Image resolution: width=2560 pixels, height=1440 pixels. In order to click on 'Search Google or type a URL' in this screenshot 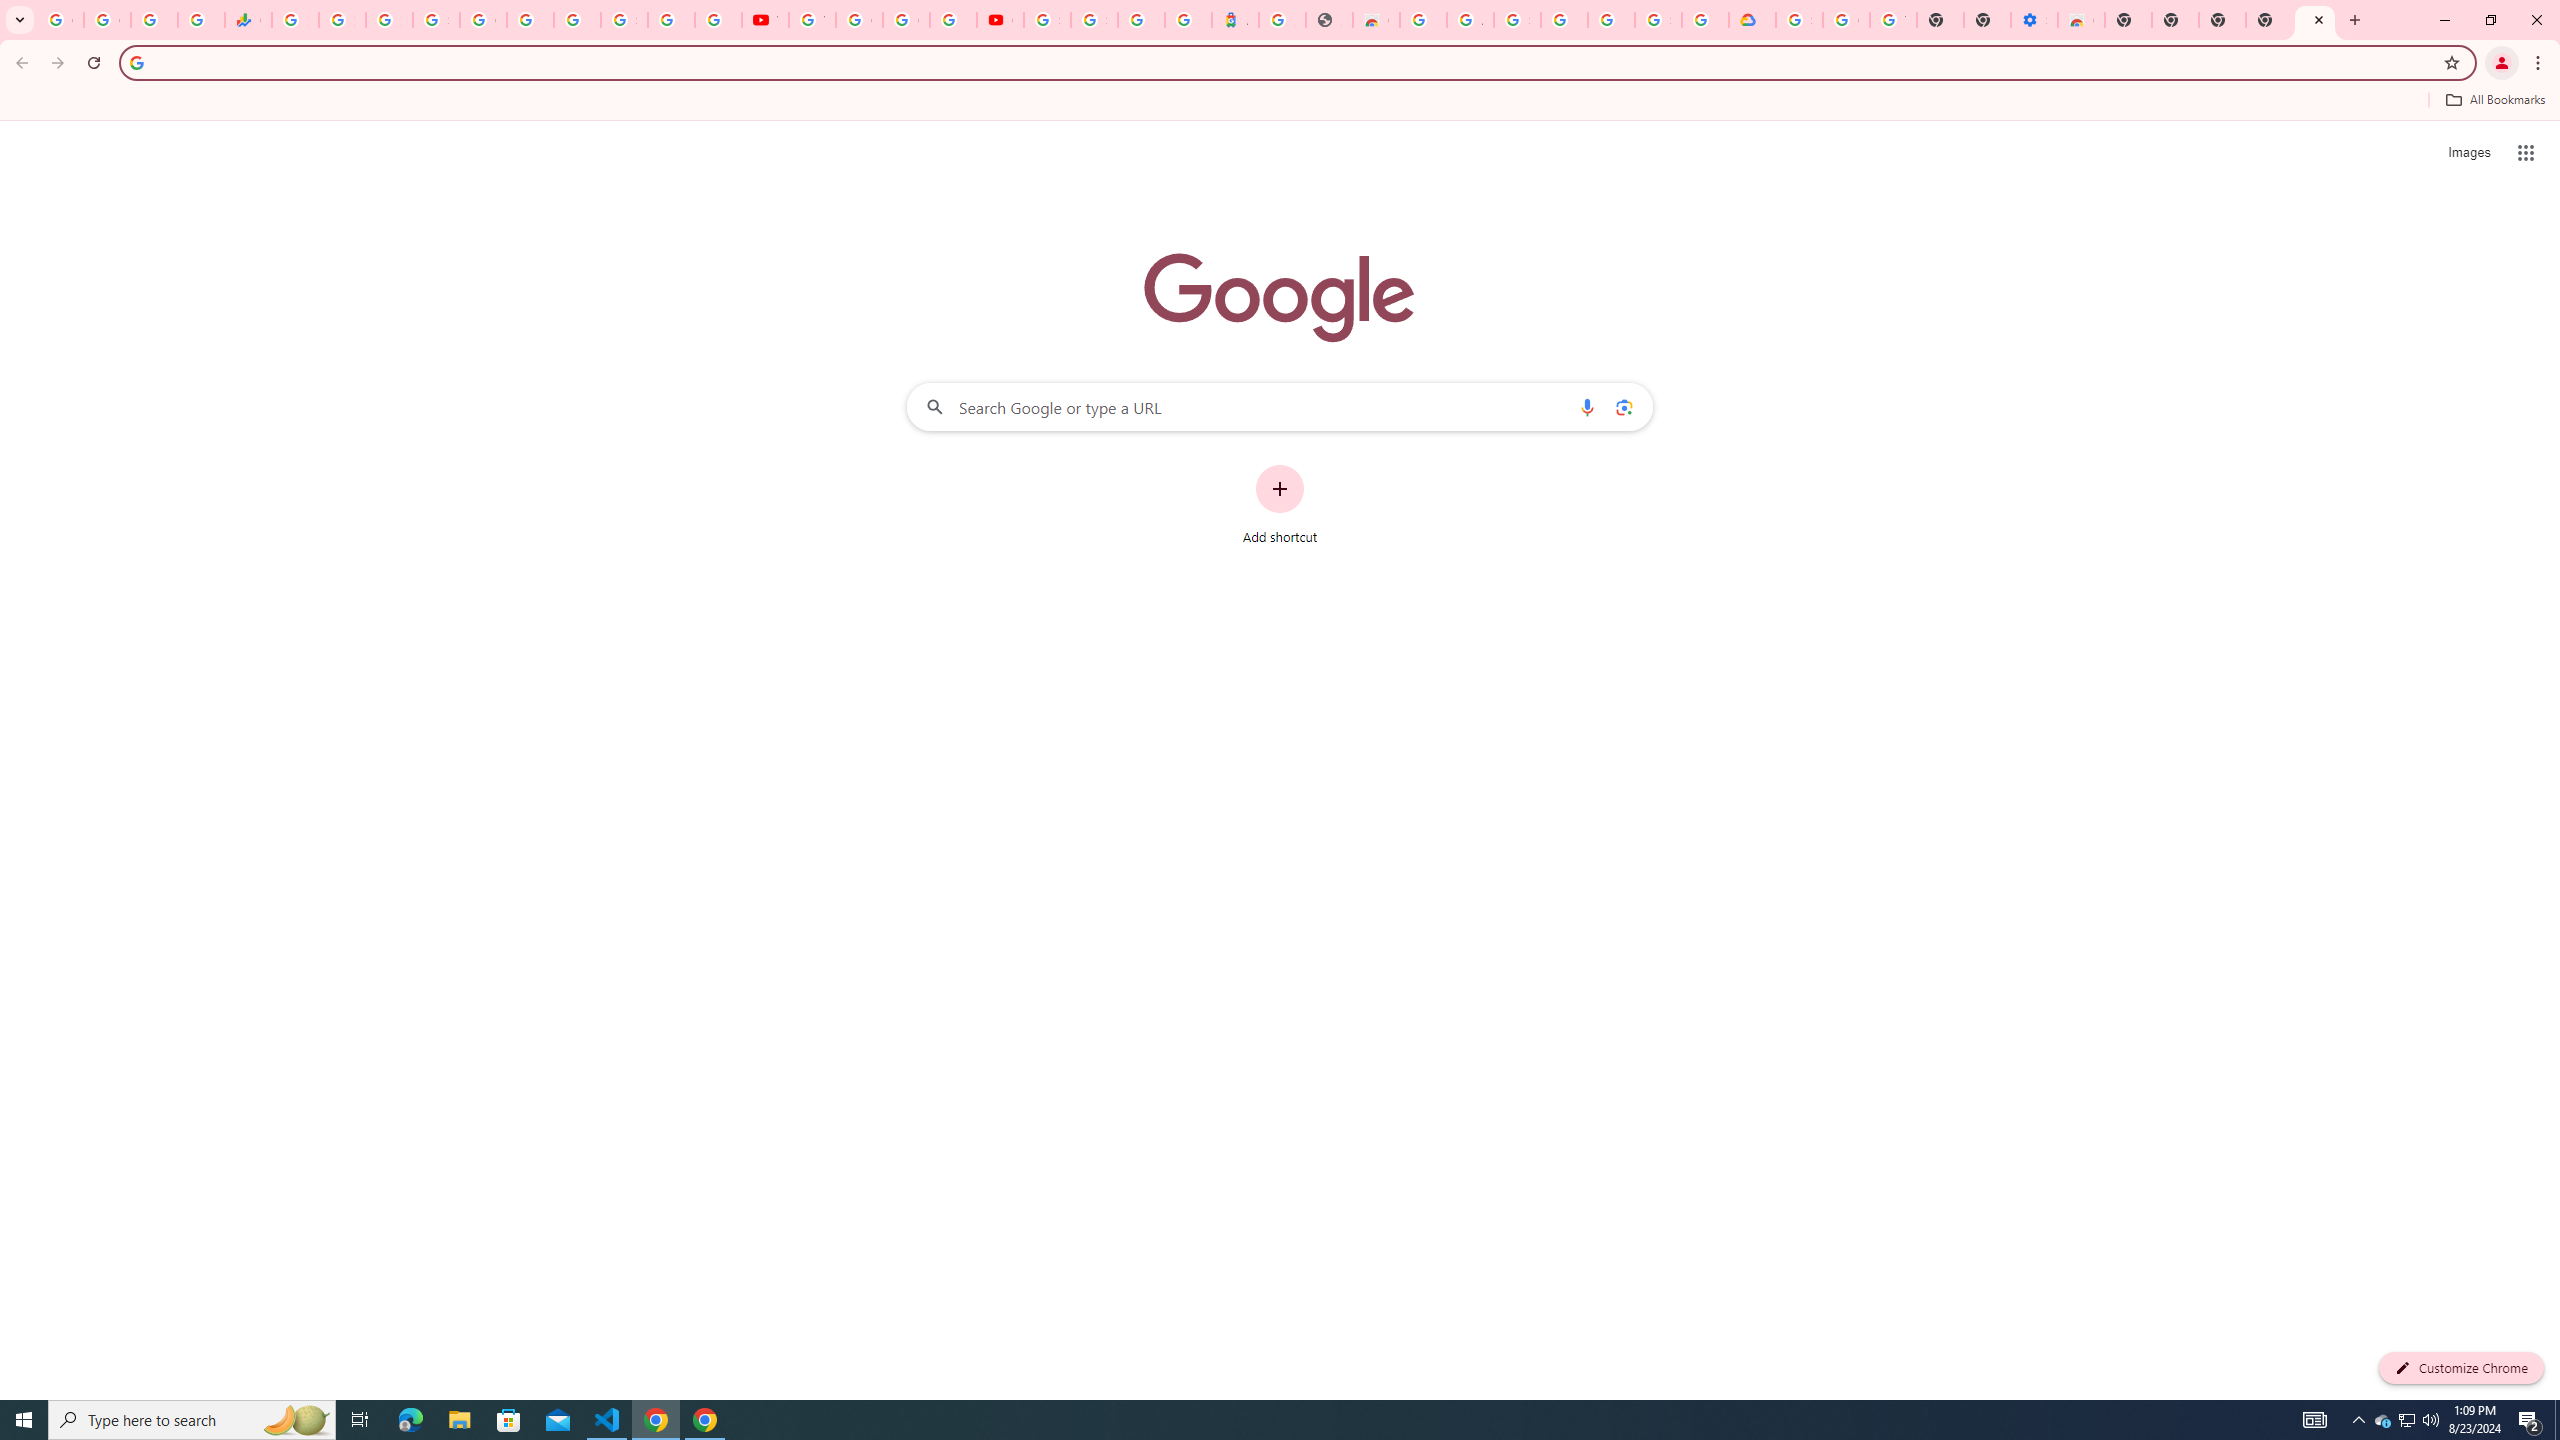, I will do `click(1280, 405)`.